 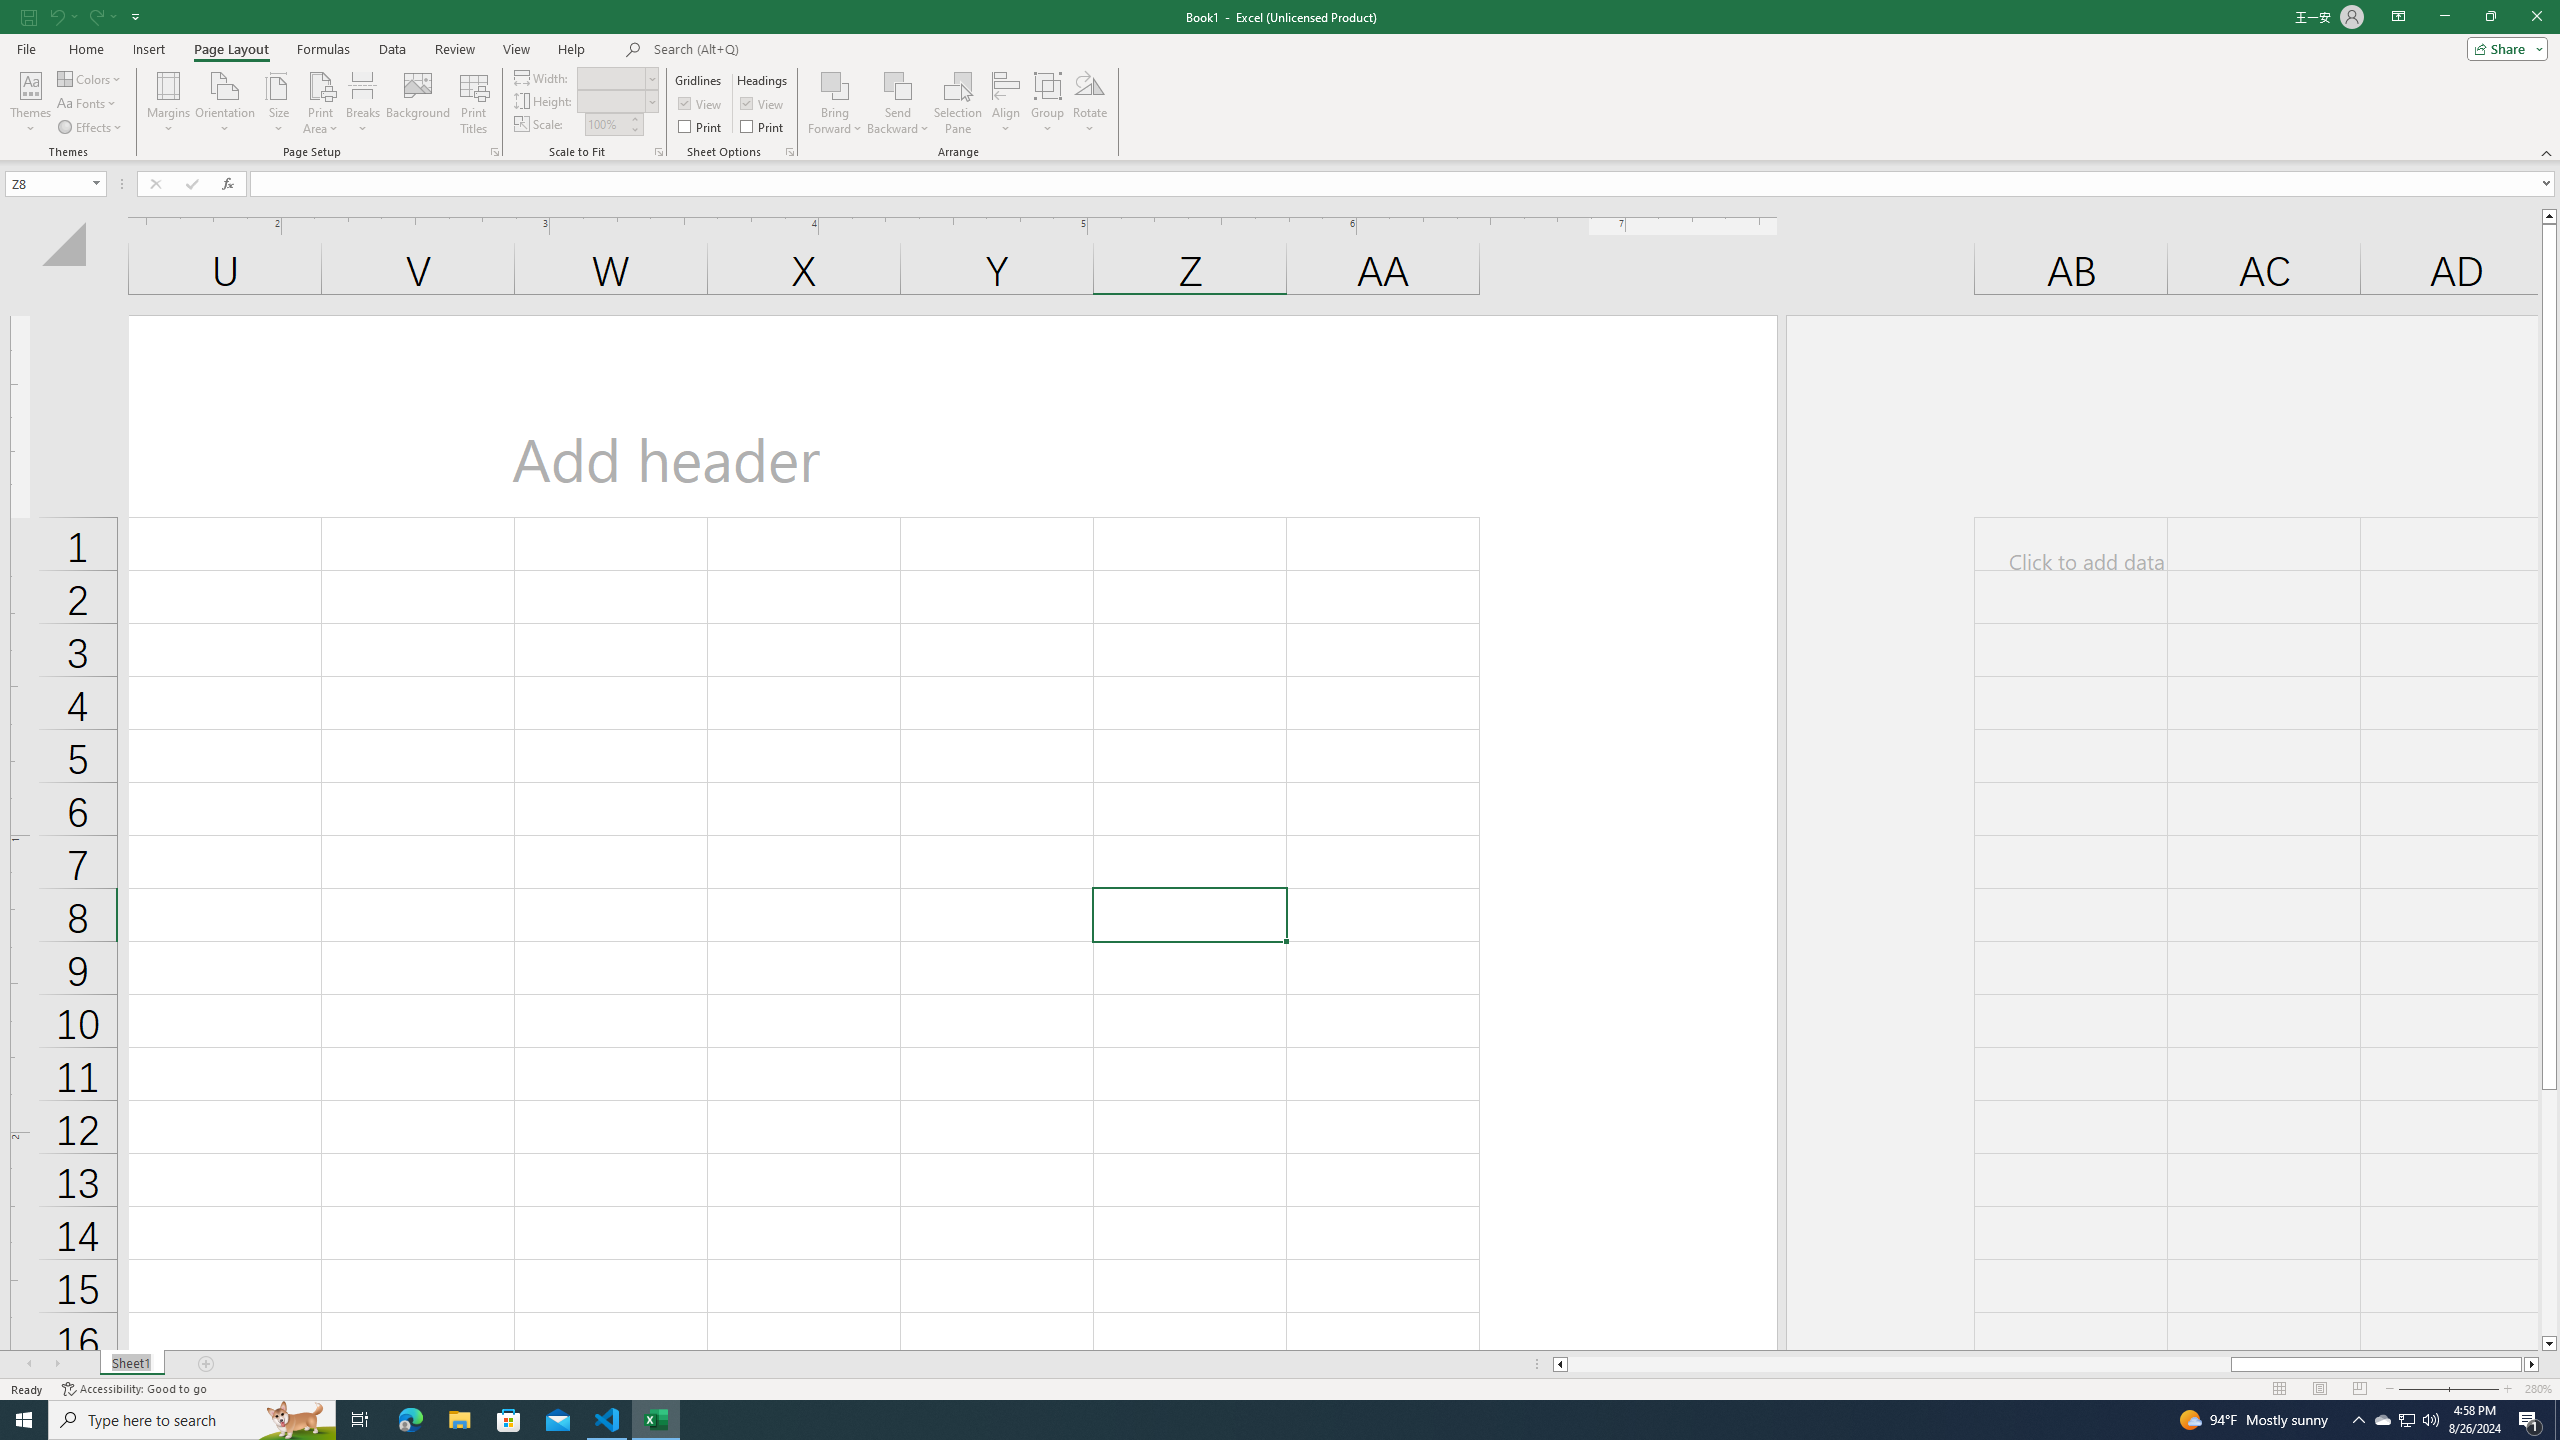 What do you see at coordinates (472, 103) in the screenshot?
I see `'Print Titles'` at bounding box center [472, 103].